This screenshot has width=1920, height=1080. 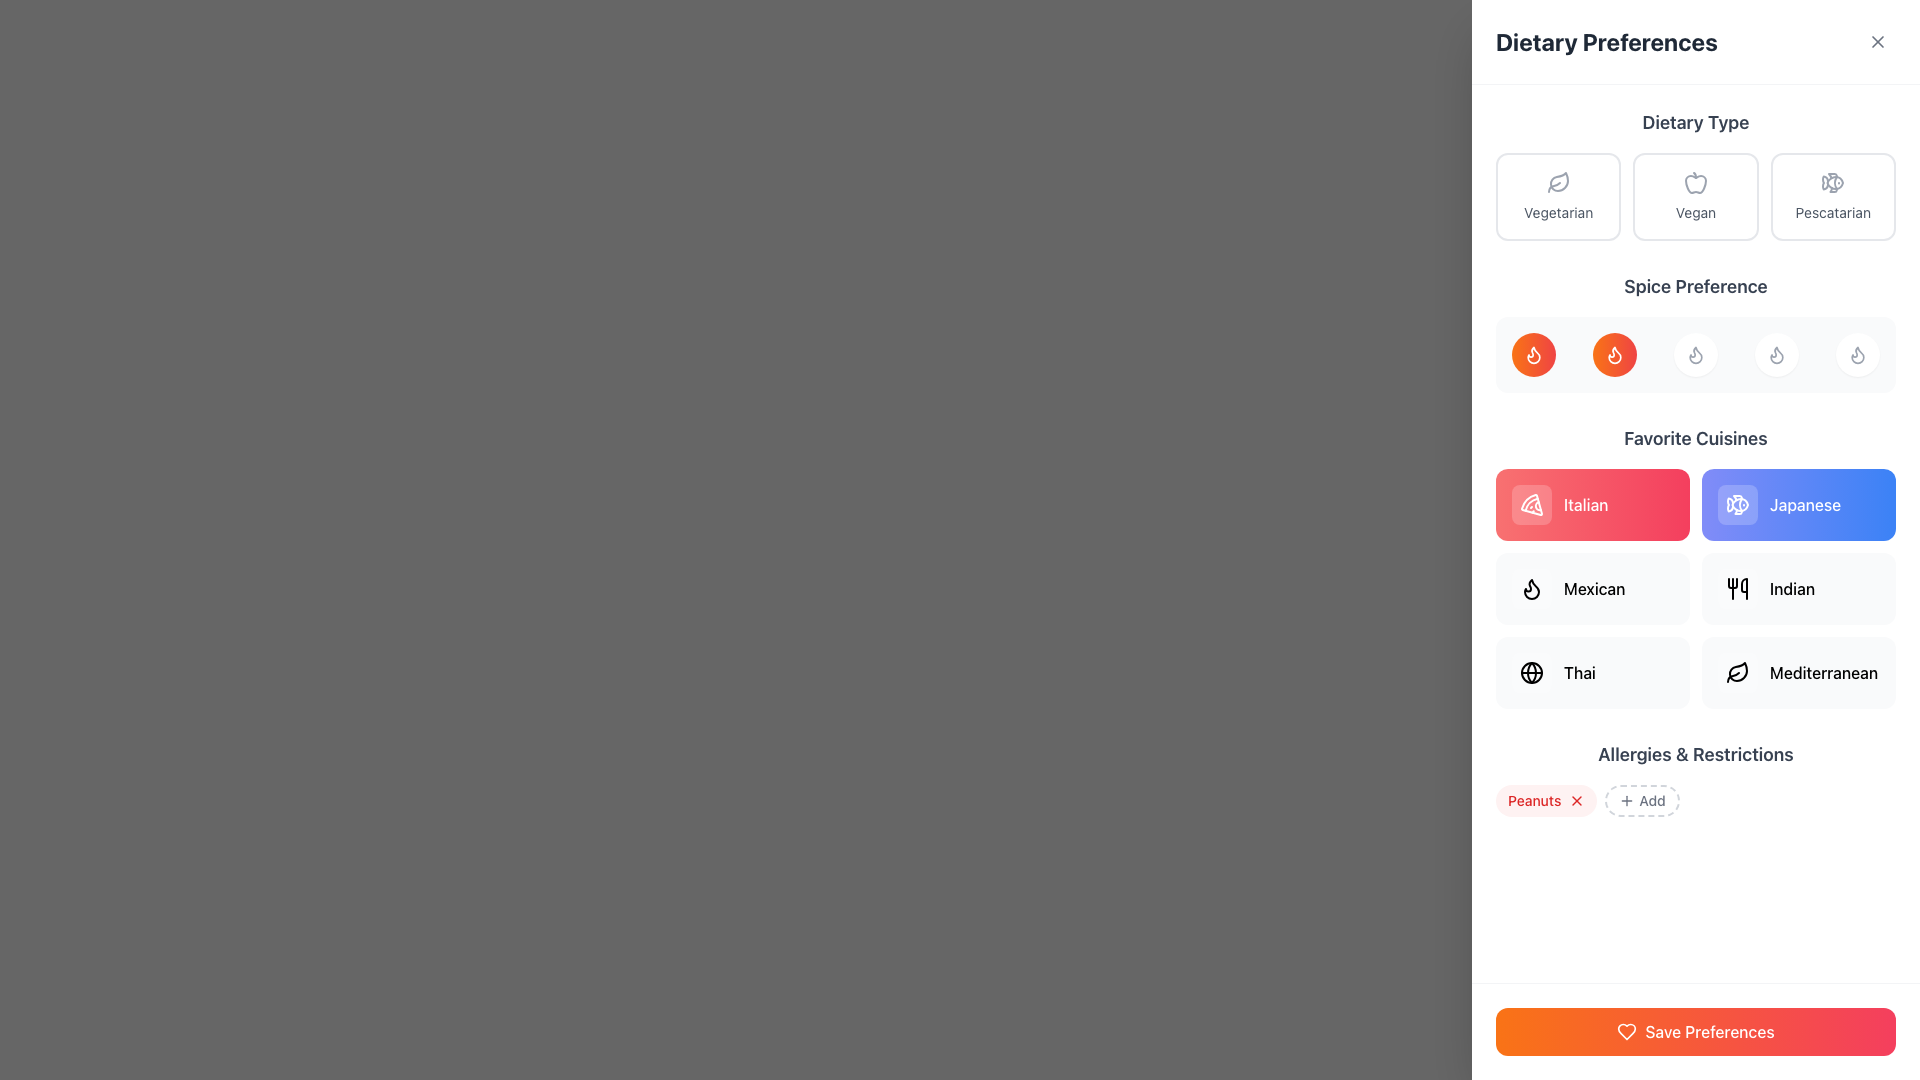 I want to click on the 'Mexican' cuisine button, which is a rectangular button with a white background, rounded corners, a flame icon on the left, and the text 'Mexican' on the right, located in the 'Favorite Cuisines' section, so click(x=1592, y=588).